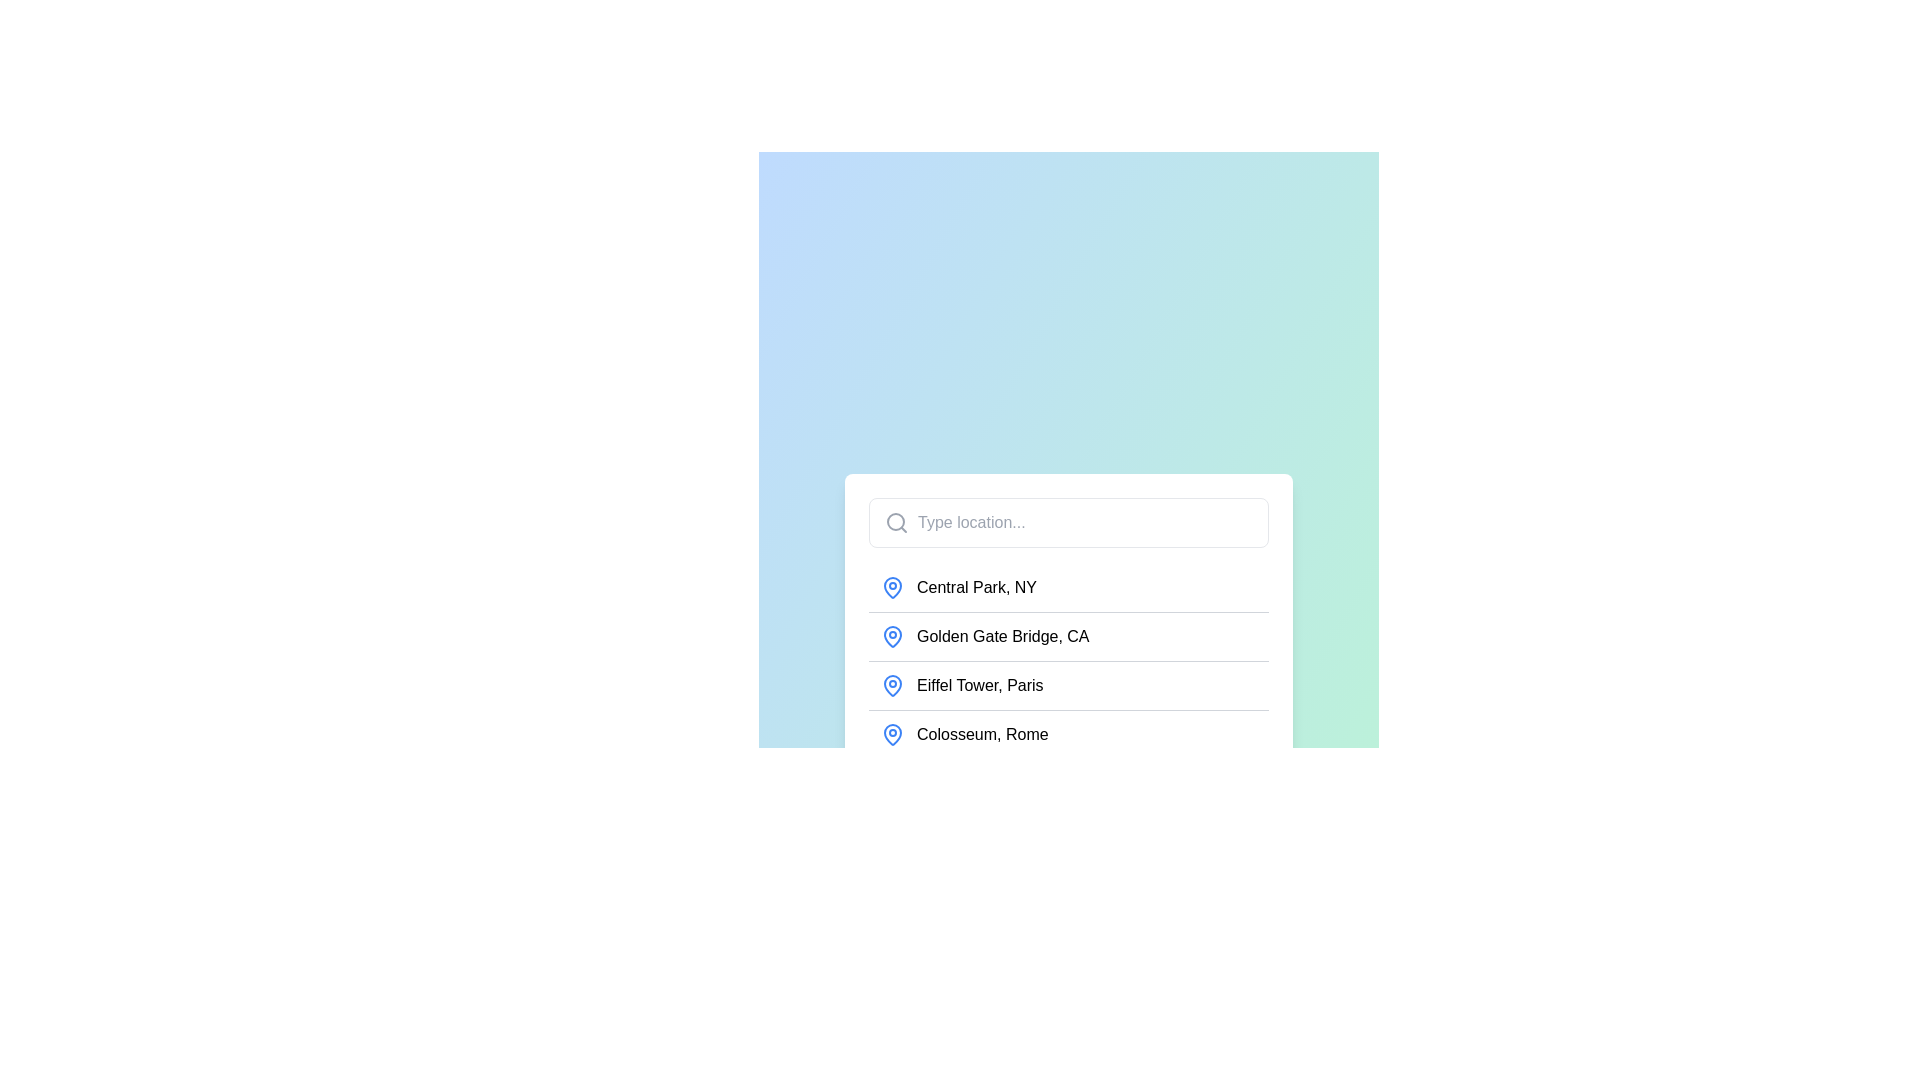 The image size is (1920, 1080). What do you see at coordinates (1068, 734) in the screenshot?
I see `the fourth selectable location option in the list, which represents 'Colosseum, Rome', positioned between 'Eiffel Tower, Paris' and 'Sydney Opera House, Sydney'` at bounding box center [1068, 734].